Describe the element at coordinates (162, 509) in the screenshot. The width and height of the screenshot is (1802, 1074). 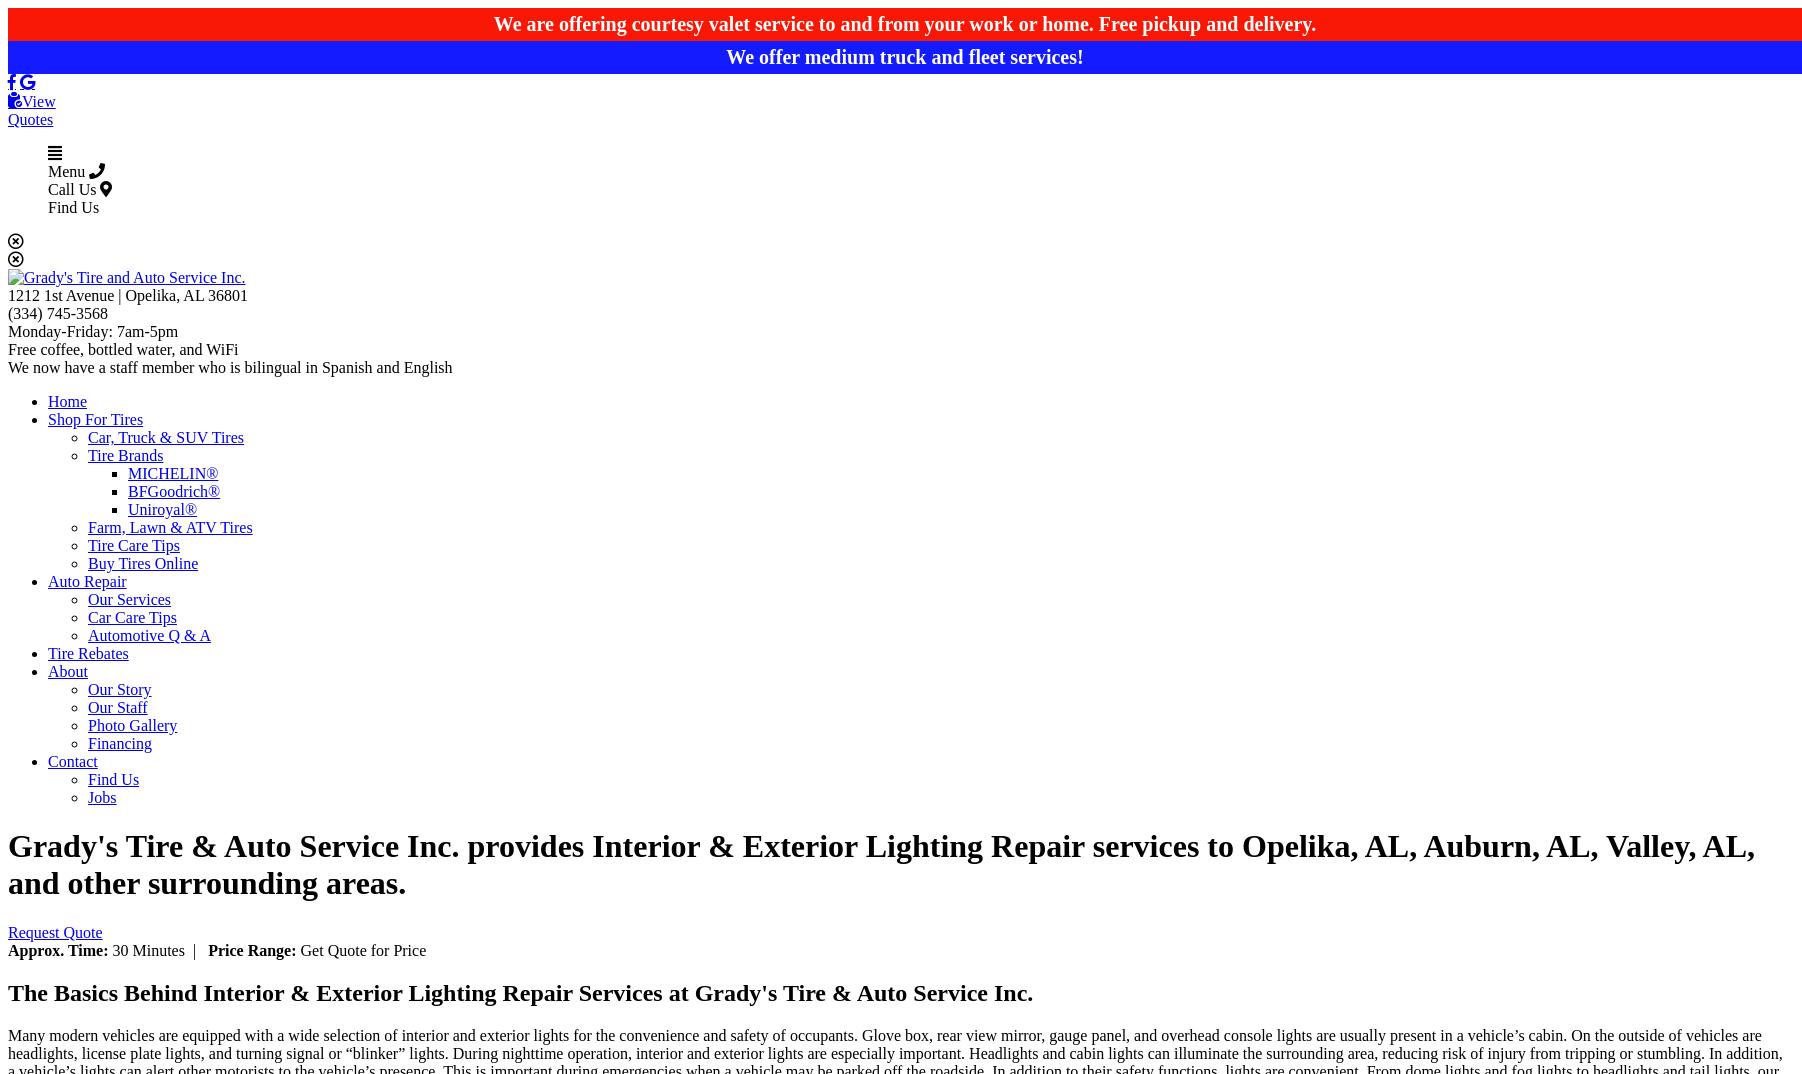
I see `'Uniroyal®'` at that location.